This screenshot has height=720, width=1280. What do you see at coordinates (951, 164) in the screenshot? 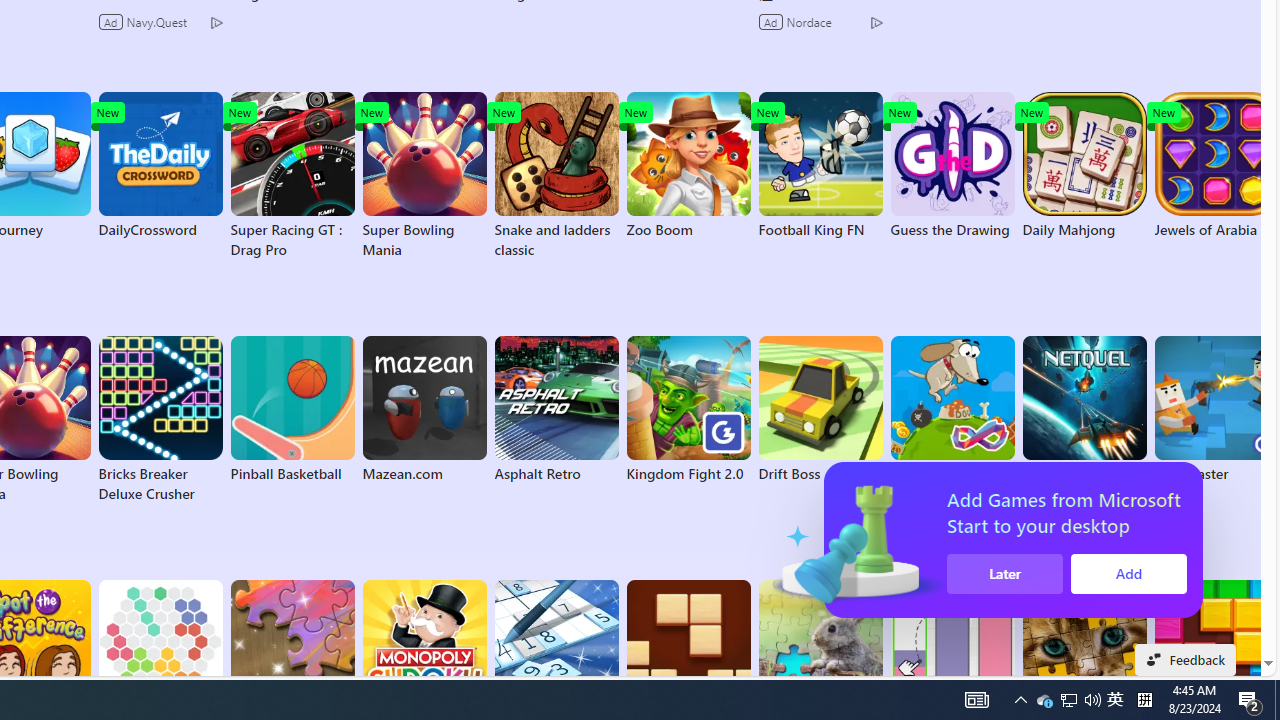
I see `'Guess the Drawing'` at bounding box center [951, 164].